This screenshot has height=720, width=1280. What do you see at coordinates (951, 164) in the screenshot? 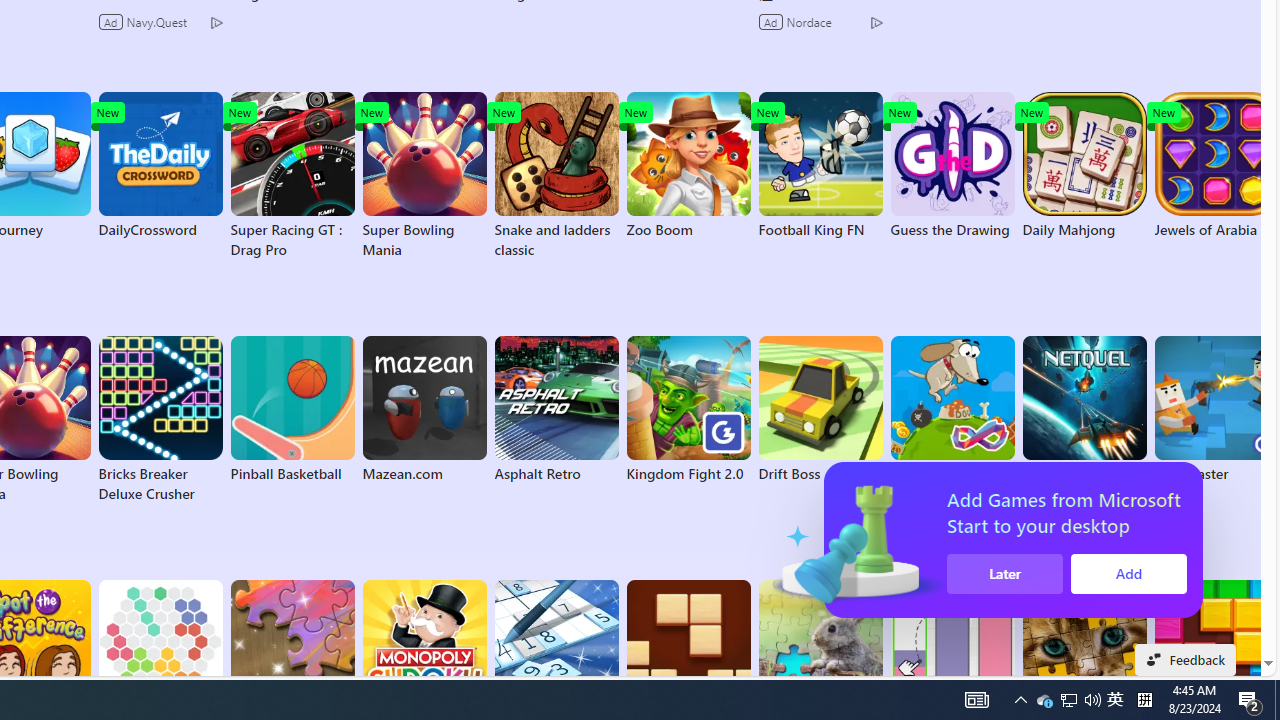
I see `'Guess the Drawing'` at bounding box center [951, 164].